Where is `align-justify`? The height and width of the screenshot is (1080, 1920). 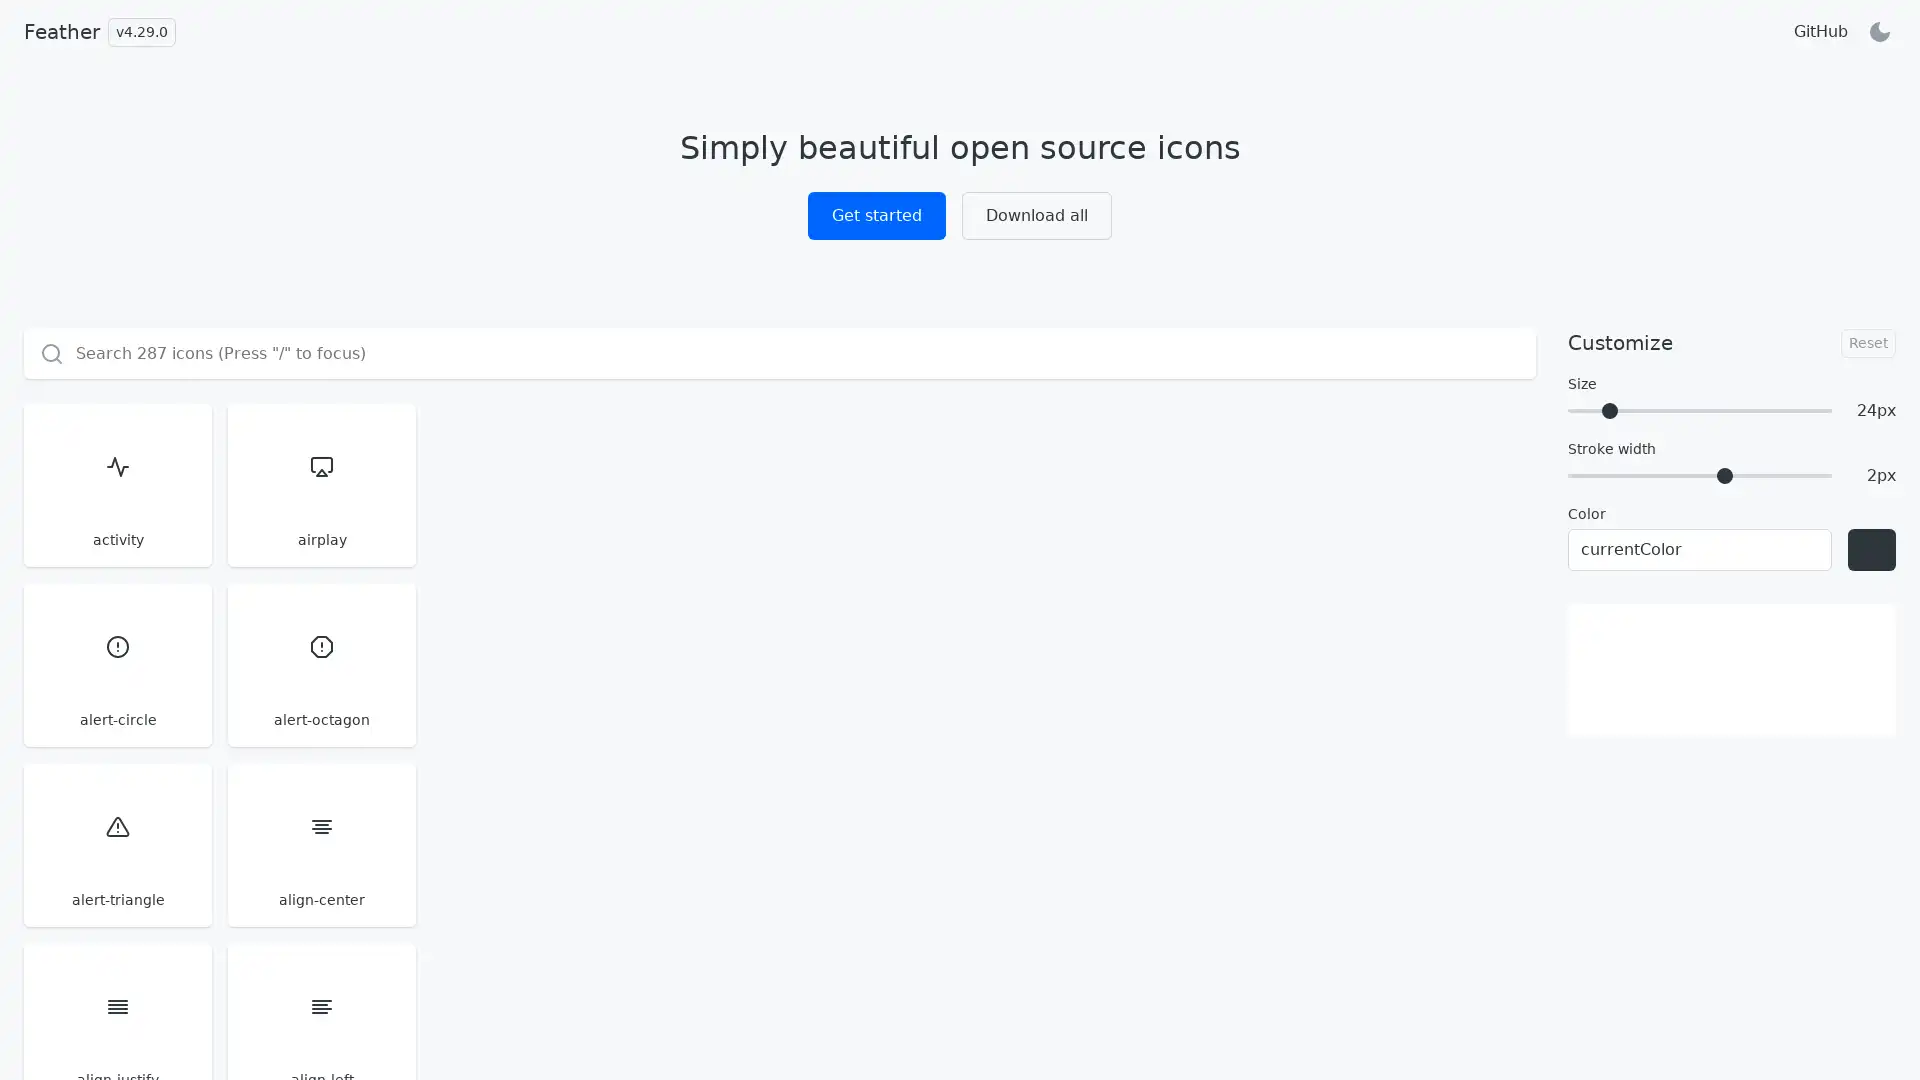 align-justify is located at coordinates (1117, 485).